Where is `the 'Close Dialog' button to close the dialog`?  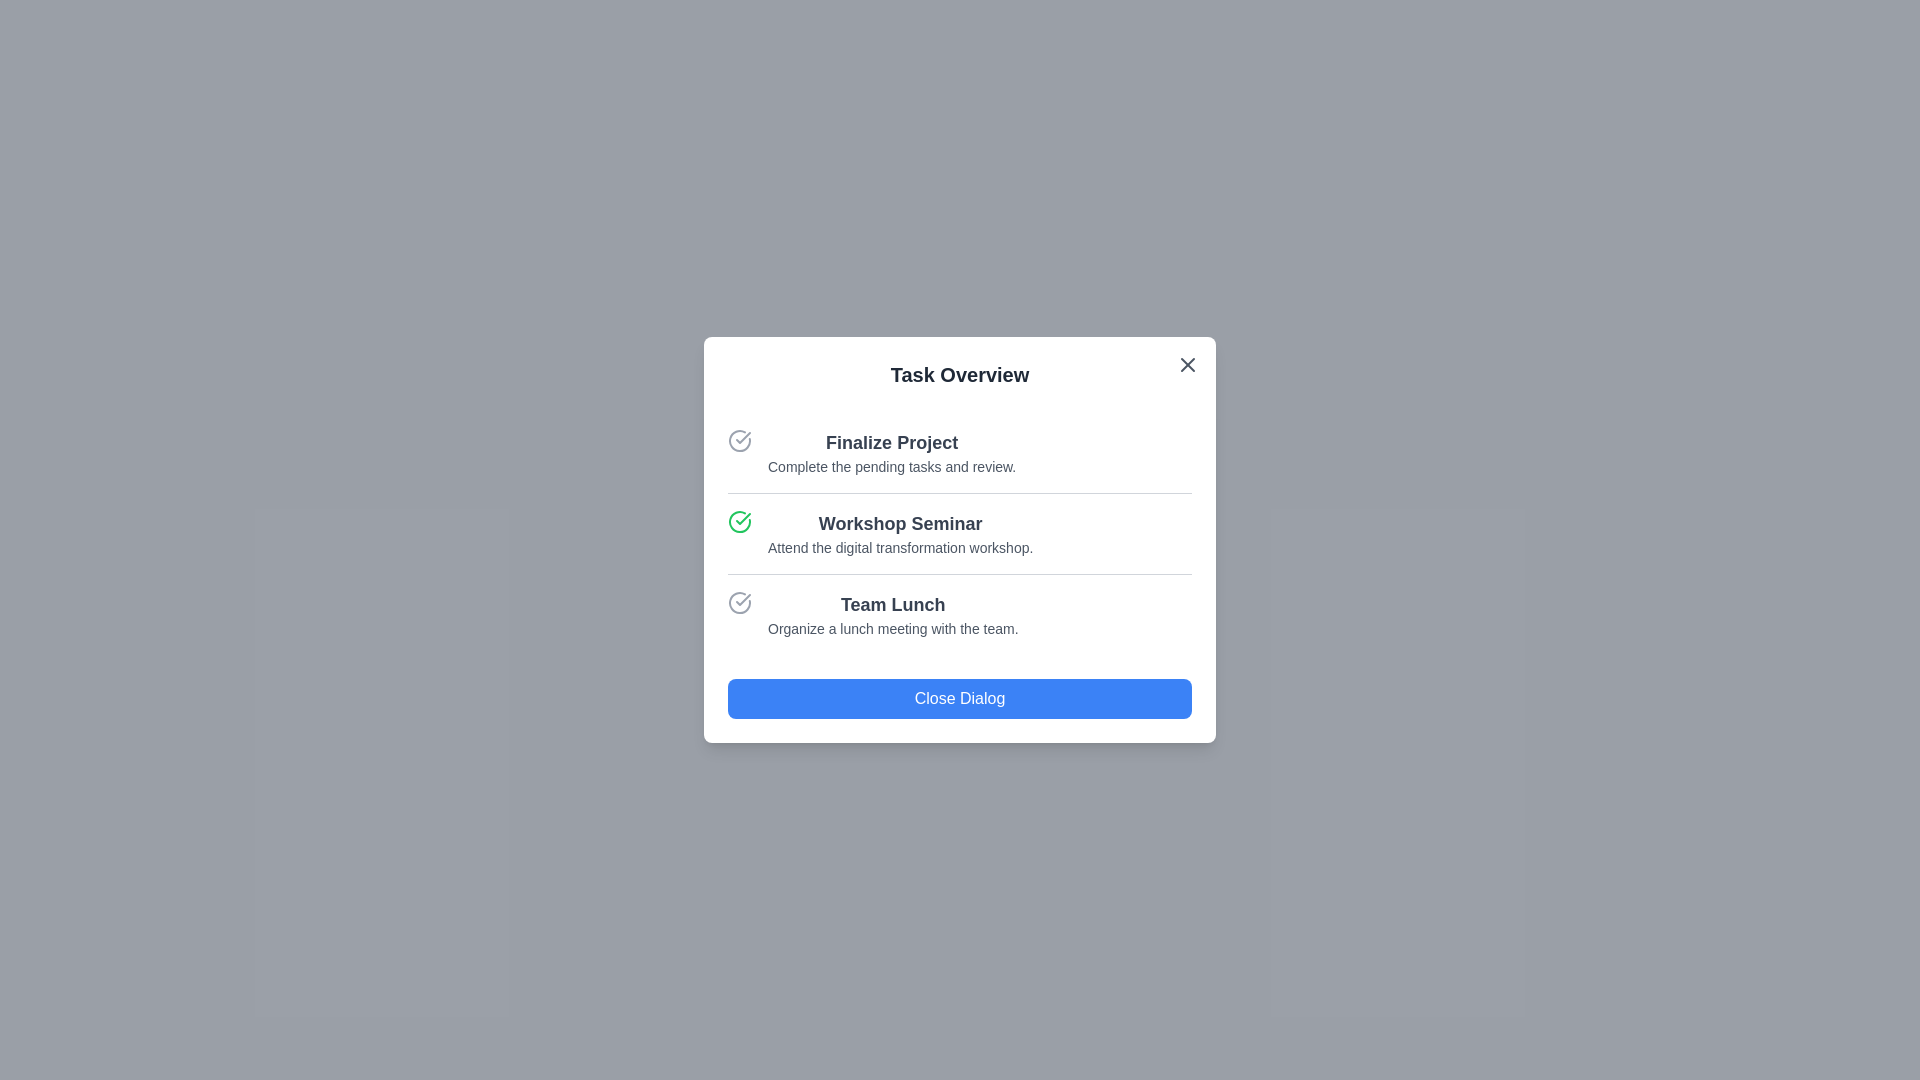 the 'Close Dialog' button to close the dialog is located at coordinates (960, 697).